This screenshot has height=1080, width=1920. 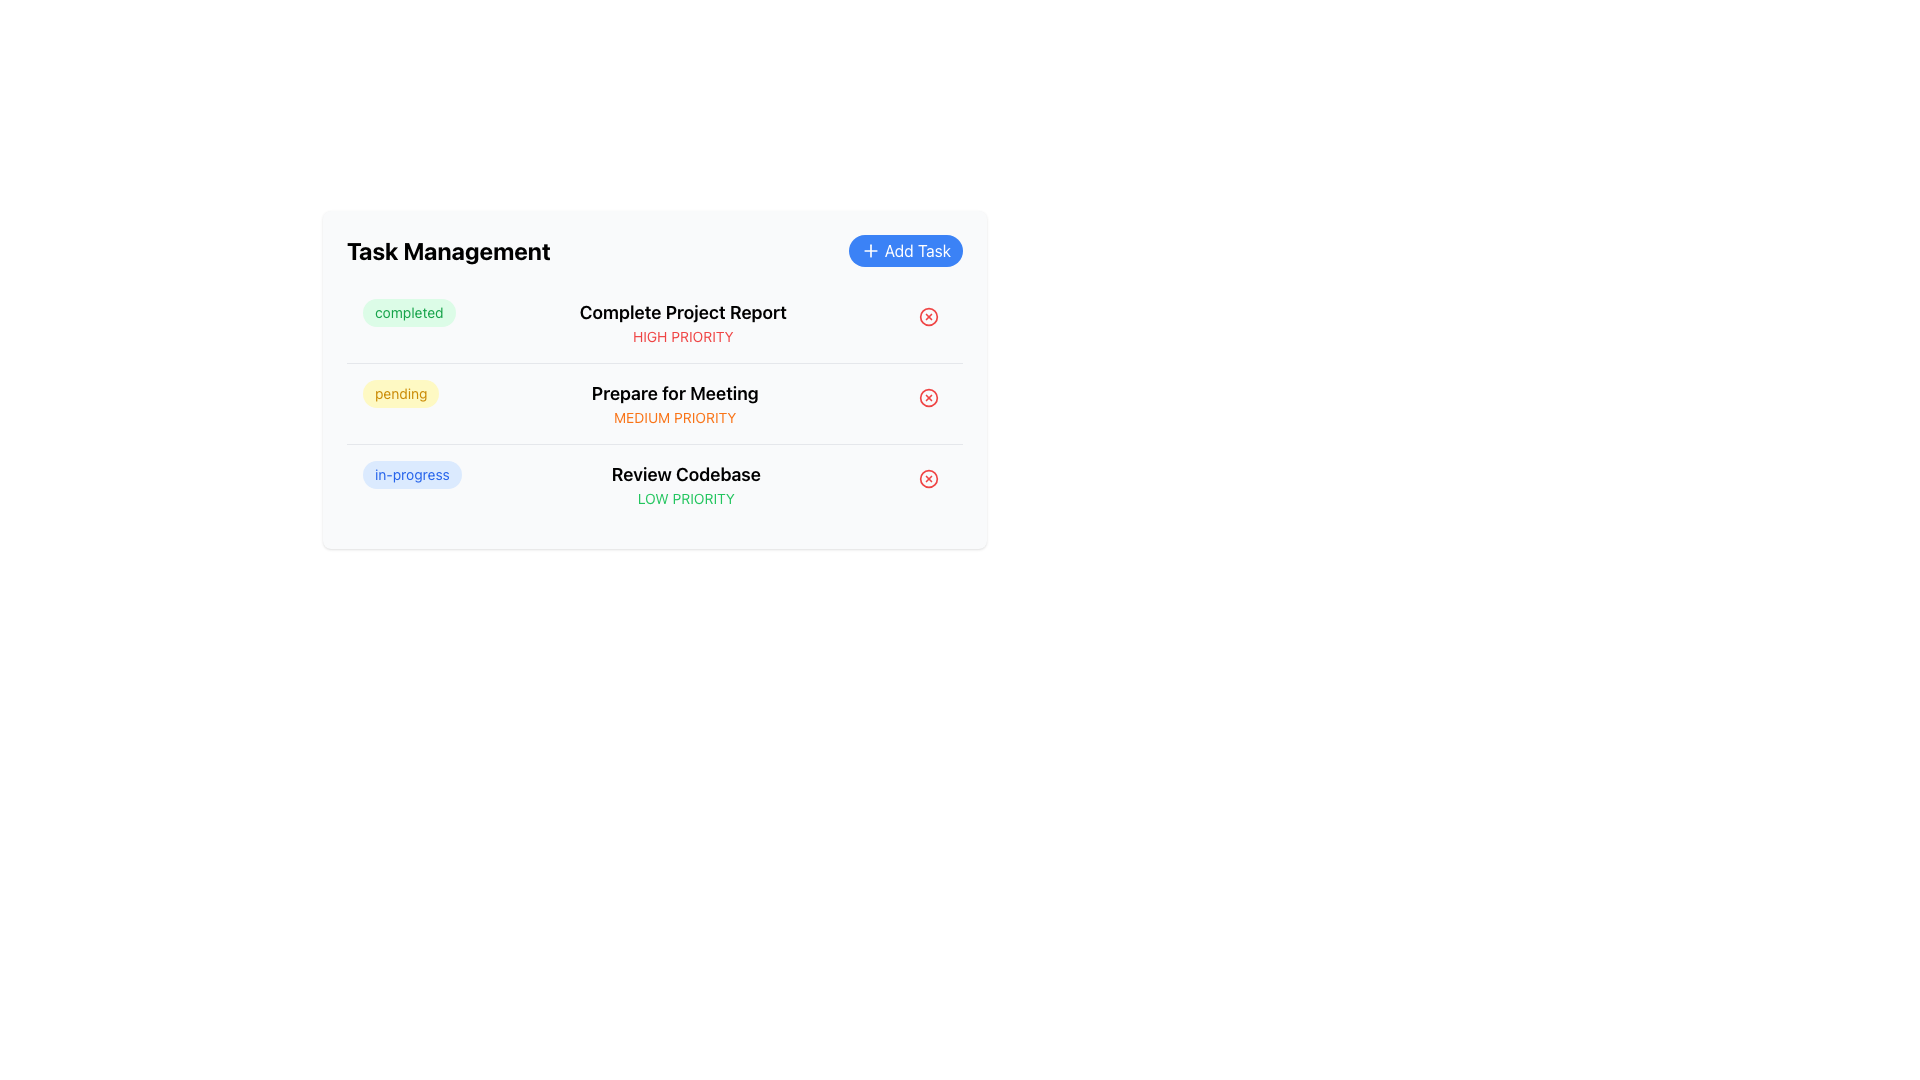 What do you see at coordinates (654, 403) in the screenshot?
I see `task details of the second task item in the task management interface, which is located between 'Complete Project Report' and 'Review Codebase'` at bounding box center [654, 403].